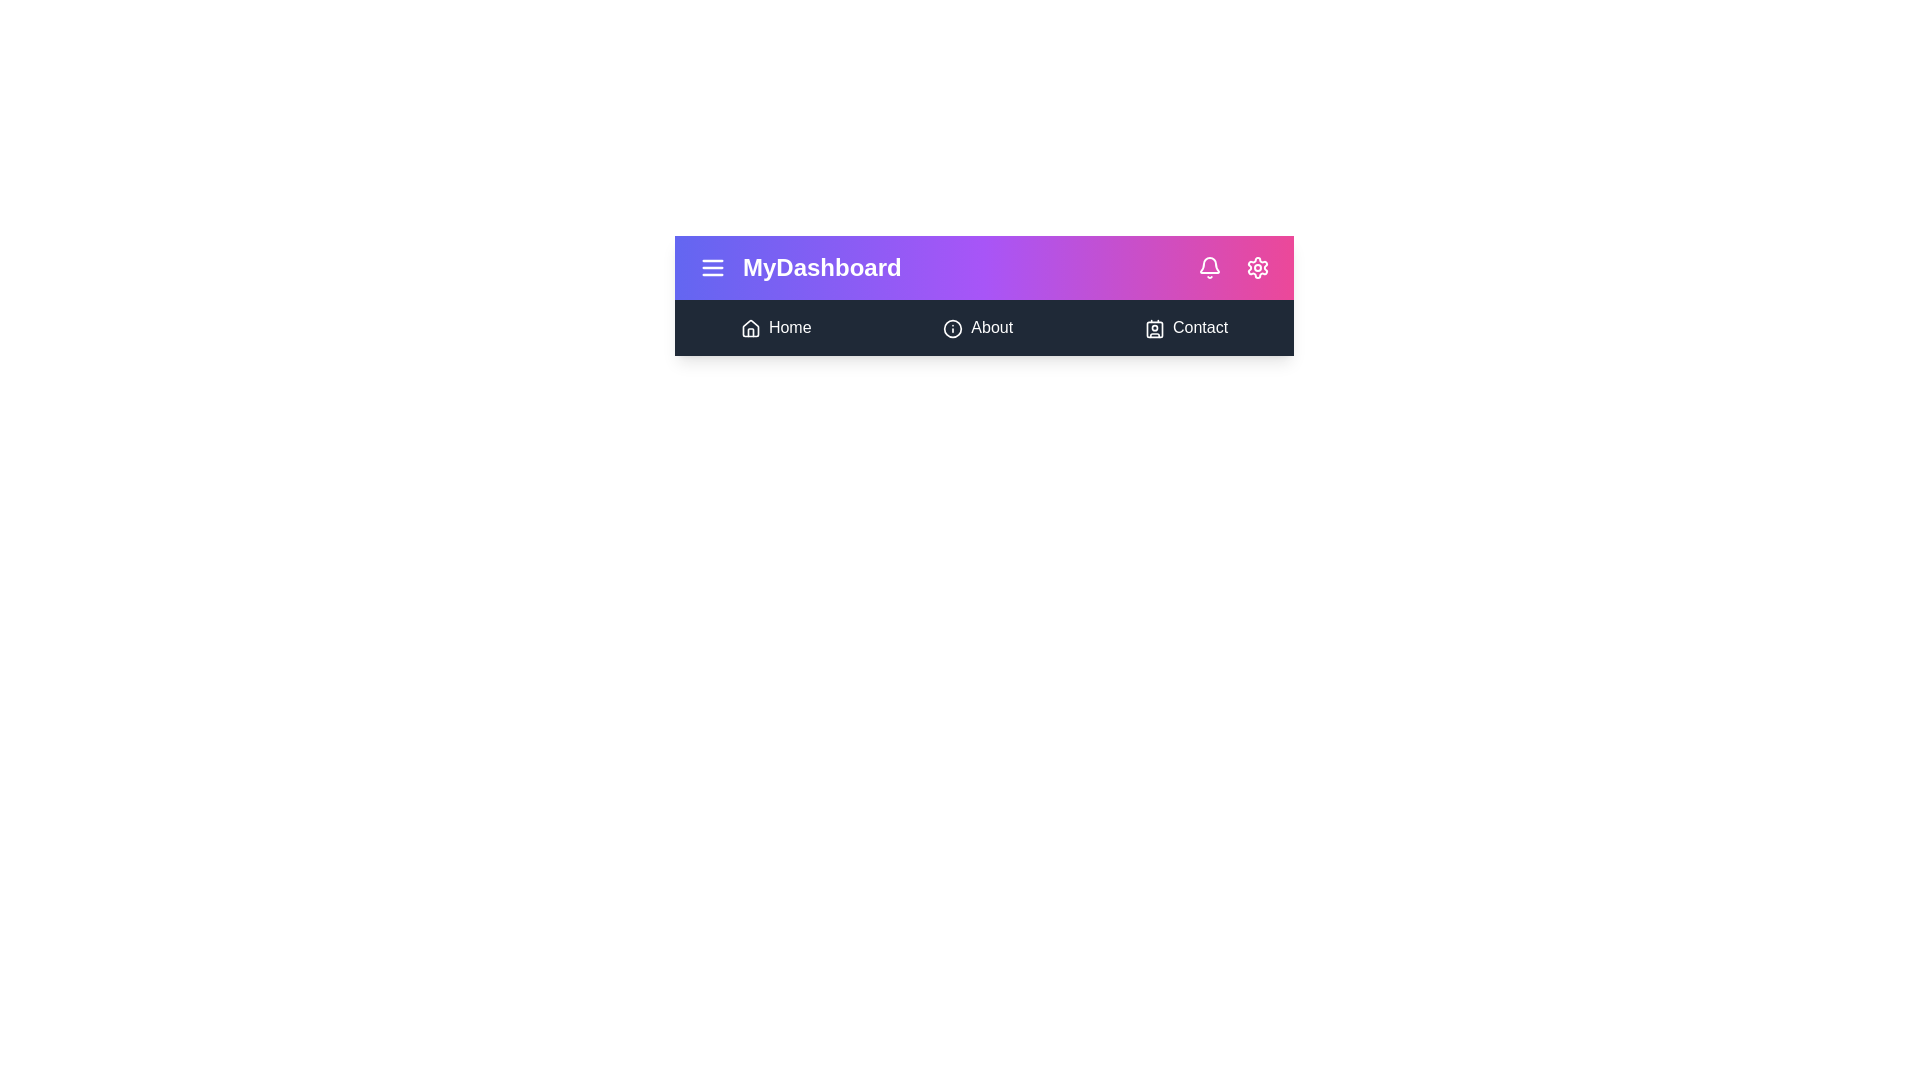 The width and height of the screenshot is (1920, 1080). I want to click on the settings gear icon, so click(1256, 266).